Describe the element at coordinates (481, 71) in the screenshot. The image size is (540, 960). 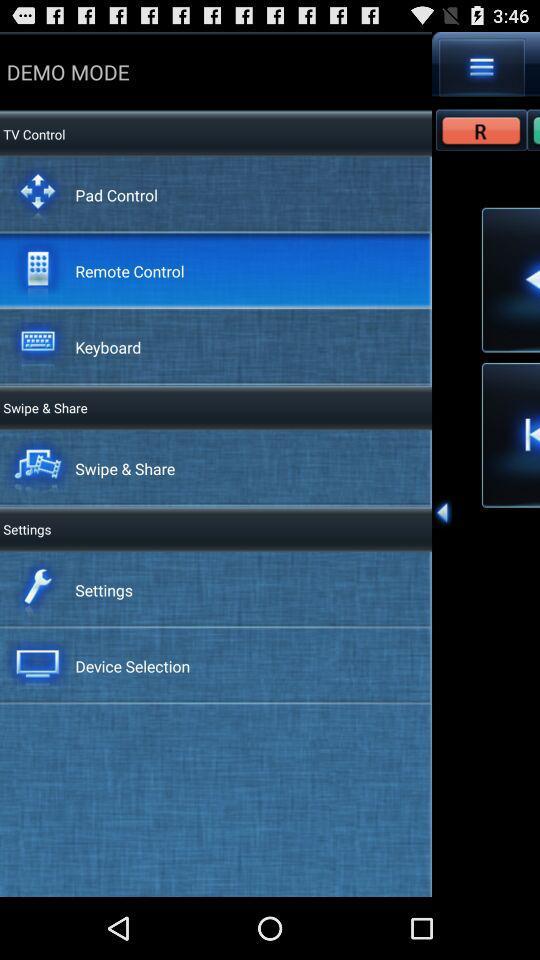
I see `the menu icon` at that location.